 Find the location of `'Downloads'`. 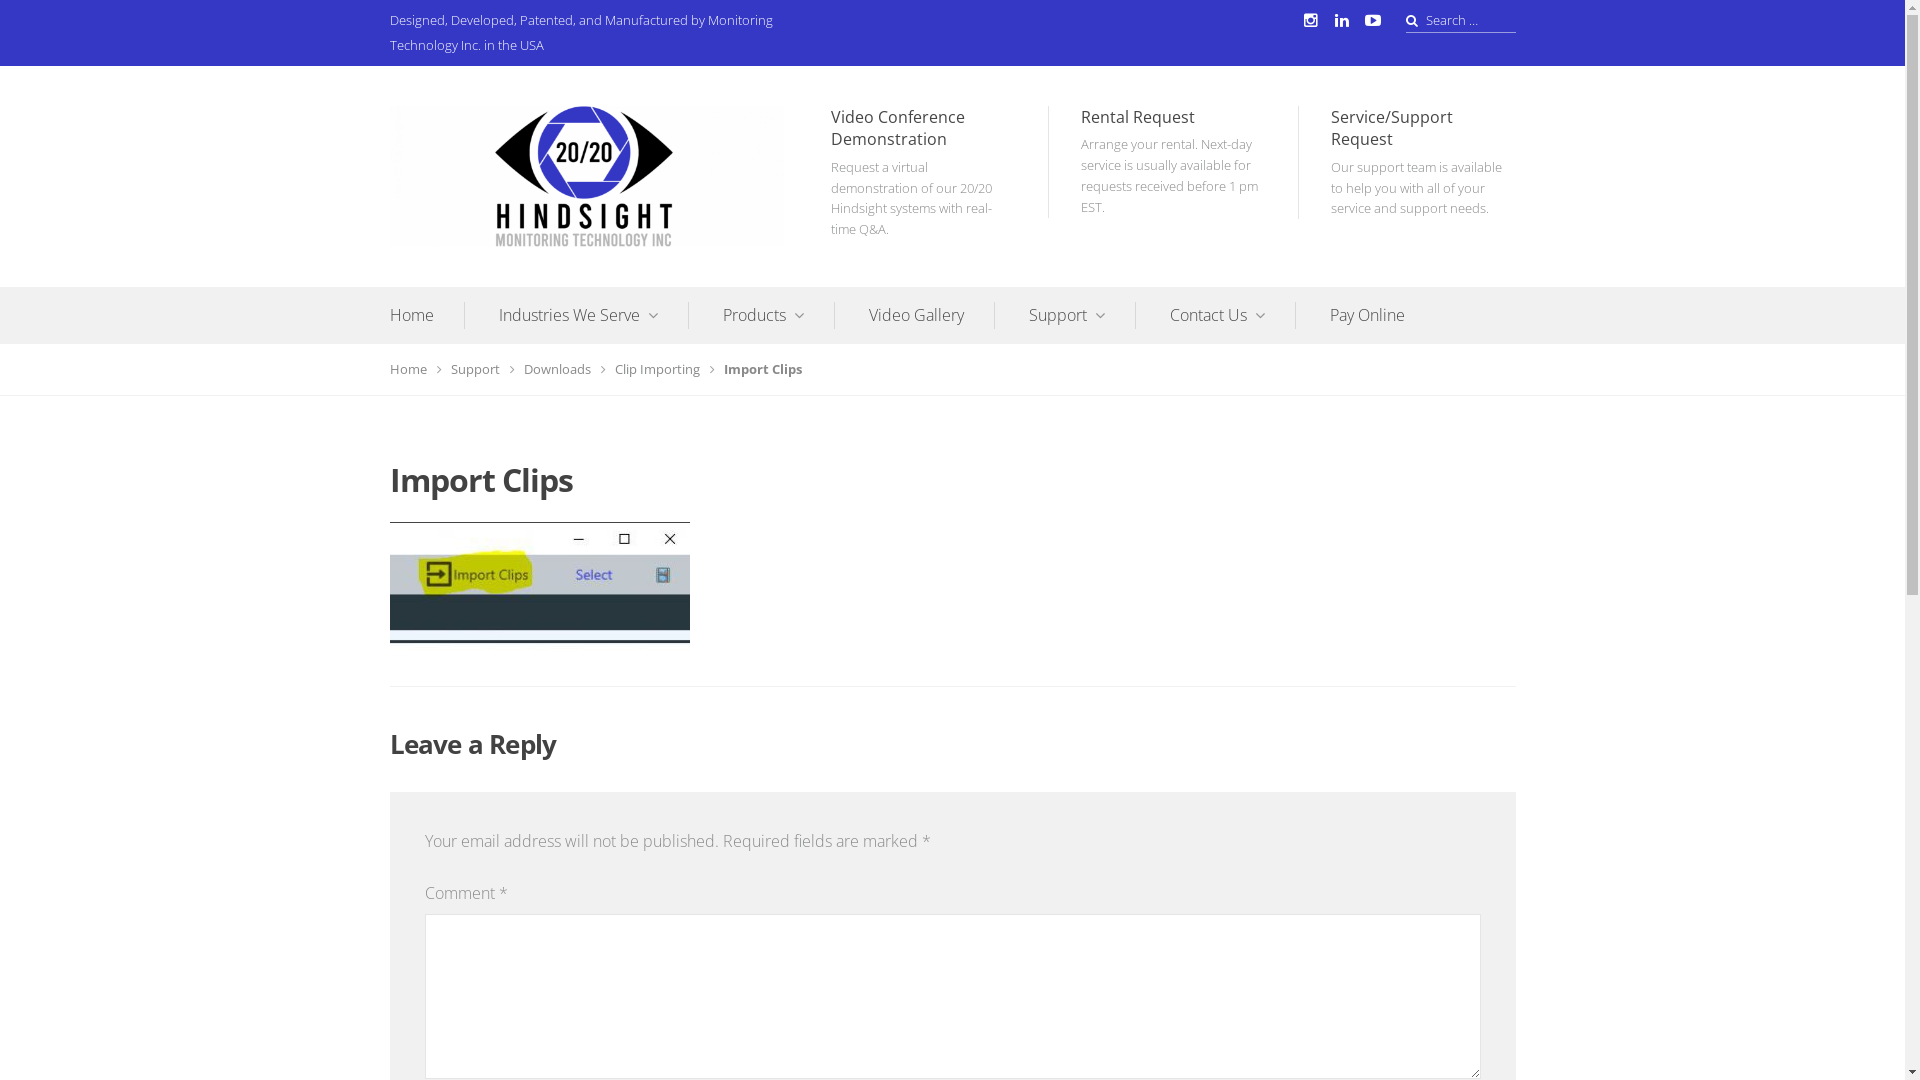

'Downloads' is located at coordinates (564, 369).